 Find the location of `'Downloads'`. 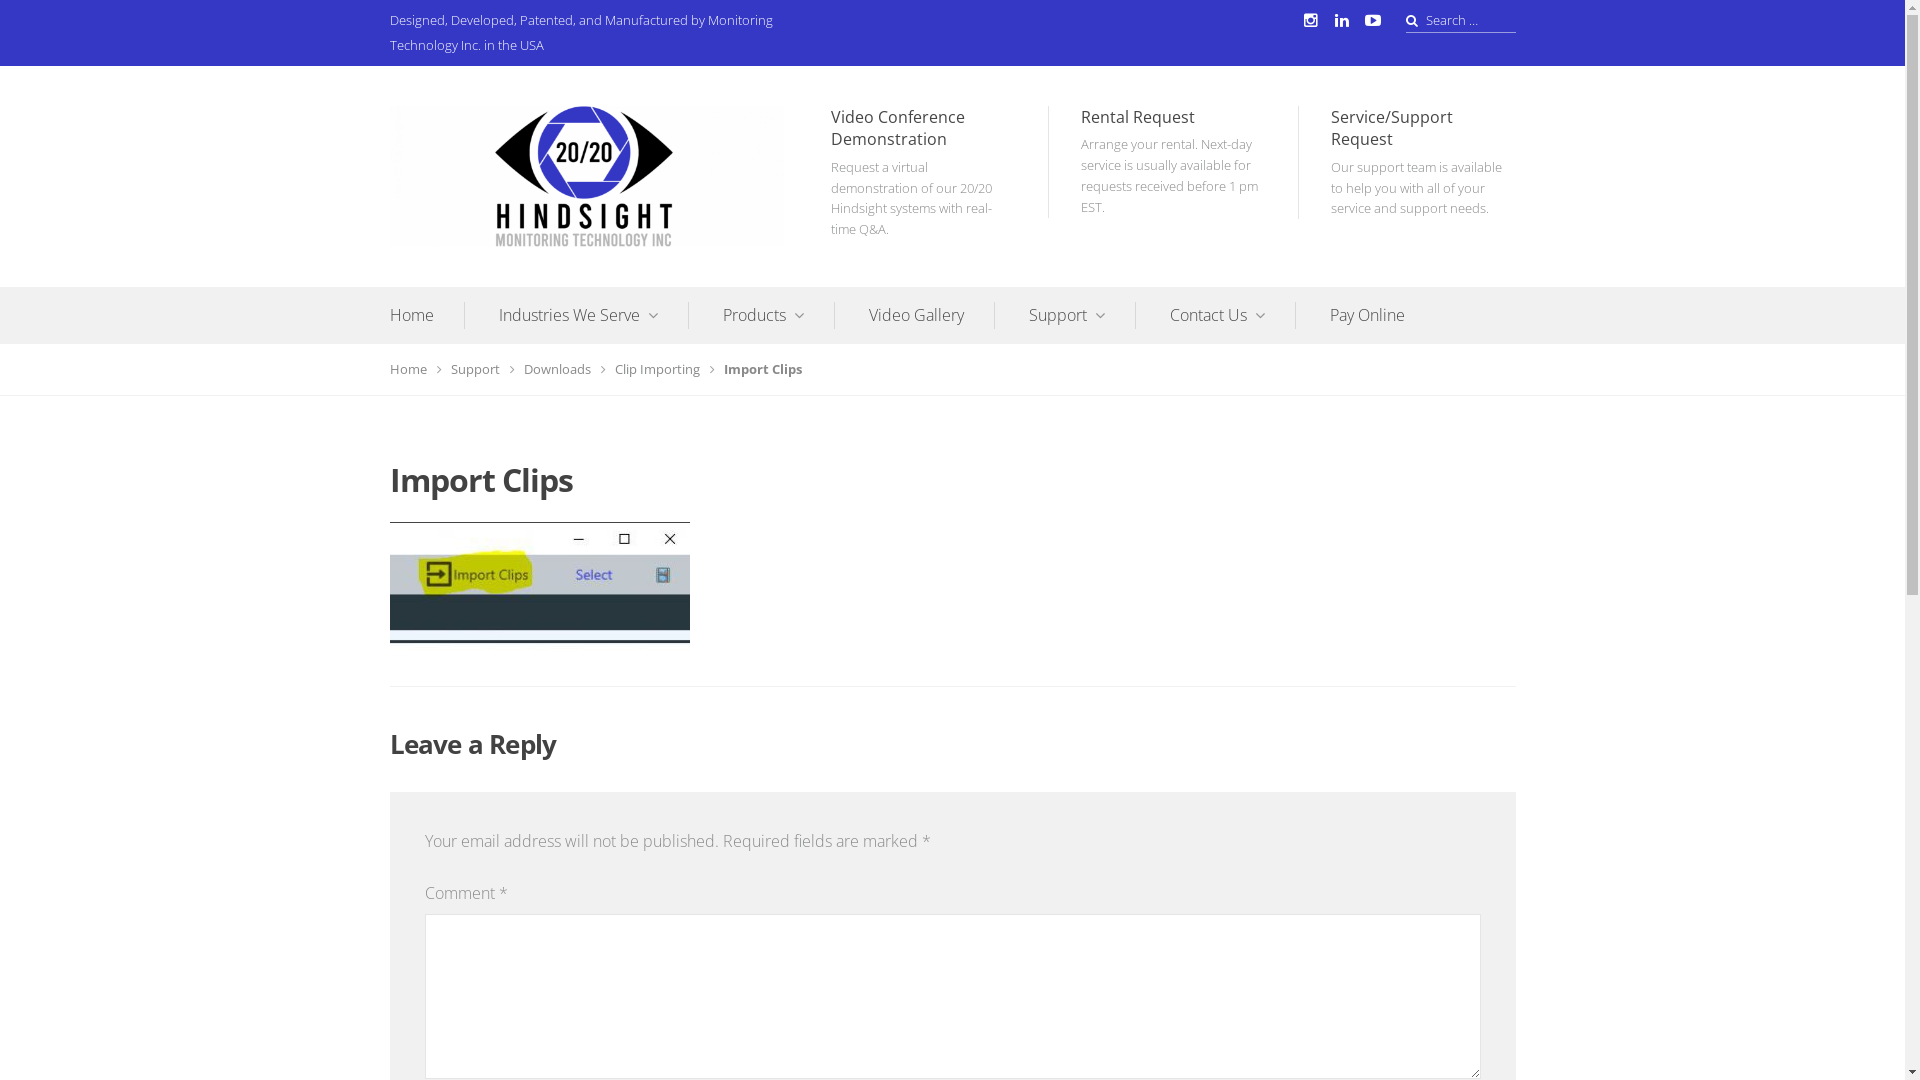

'Downloads' is located at coordinates (564, 369).